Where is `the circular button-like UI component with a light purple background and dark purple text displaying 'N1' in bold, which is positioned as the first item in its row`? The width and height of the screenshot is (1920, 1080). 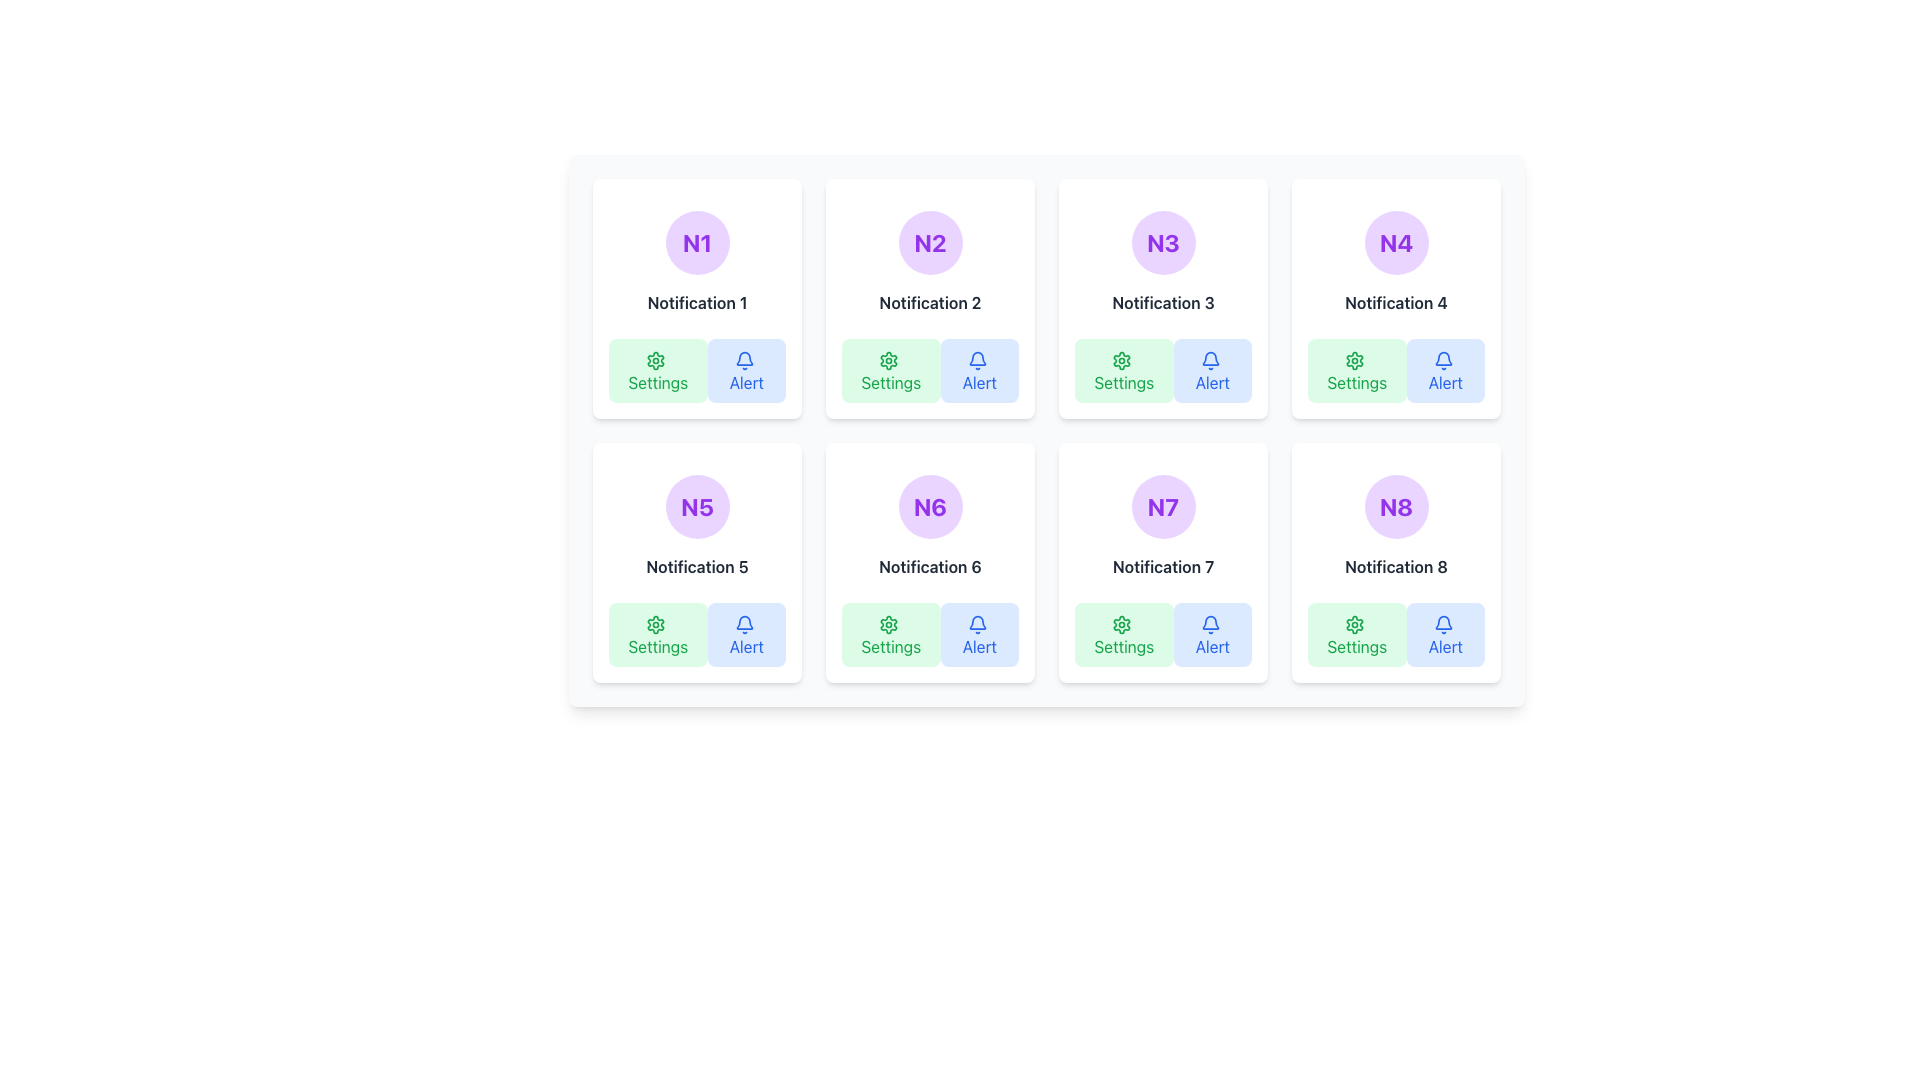
the circular button-like UI component with a light purple background and dark purple text displaying 'N1' in bold, which is positioned as the first item in its row is located at coordinates (697, 242).